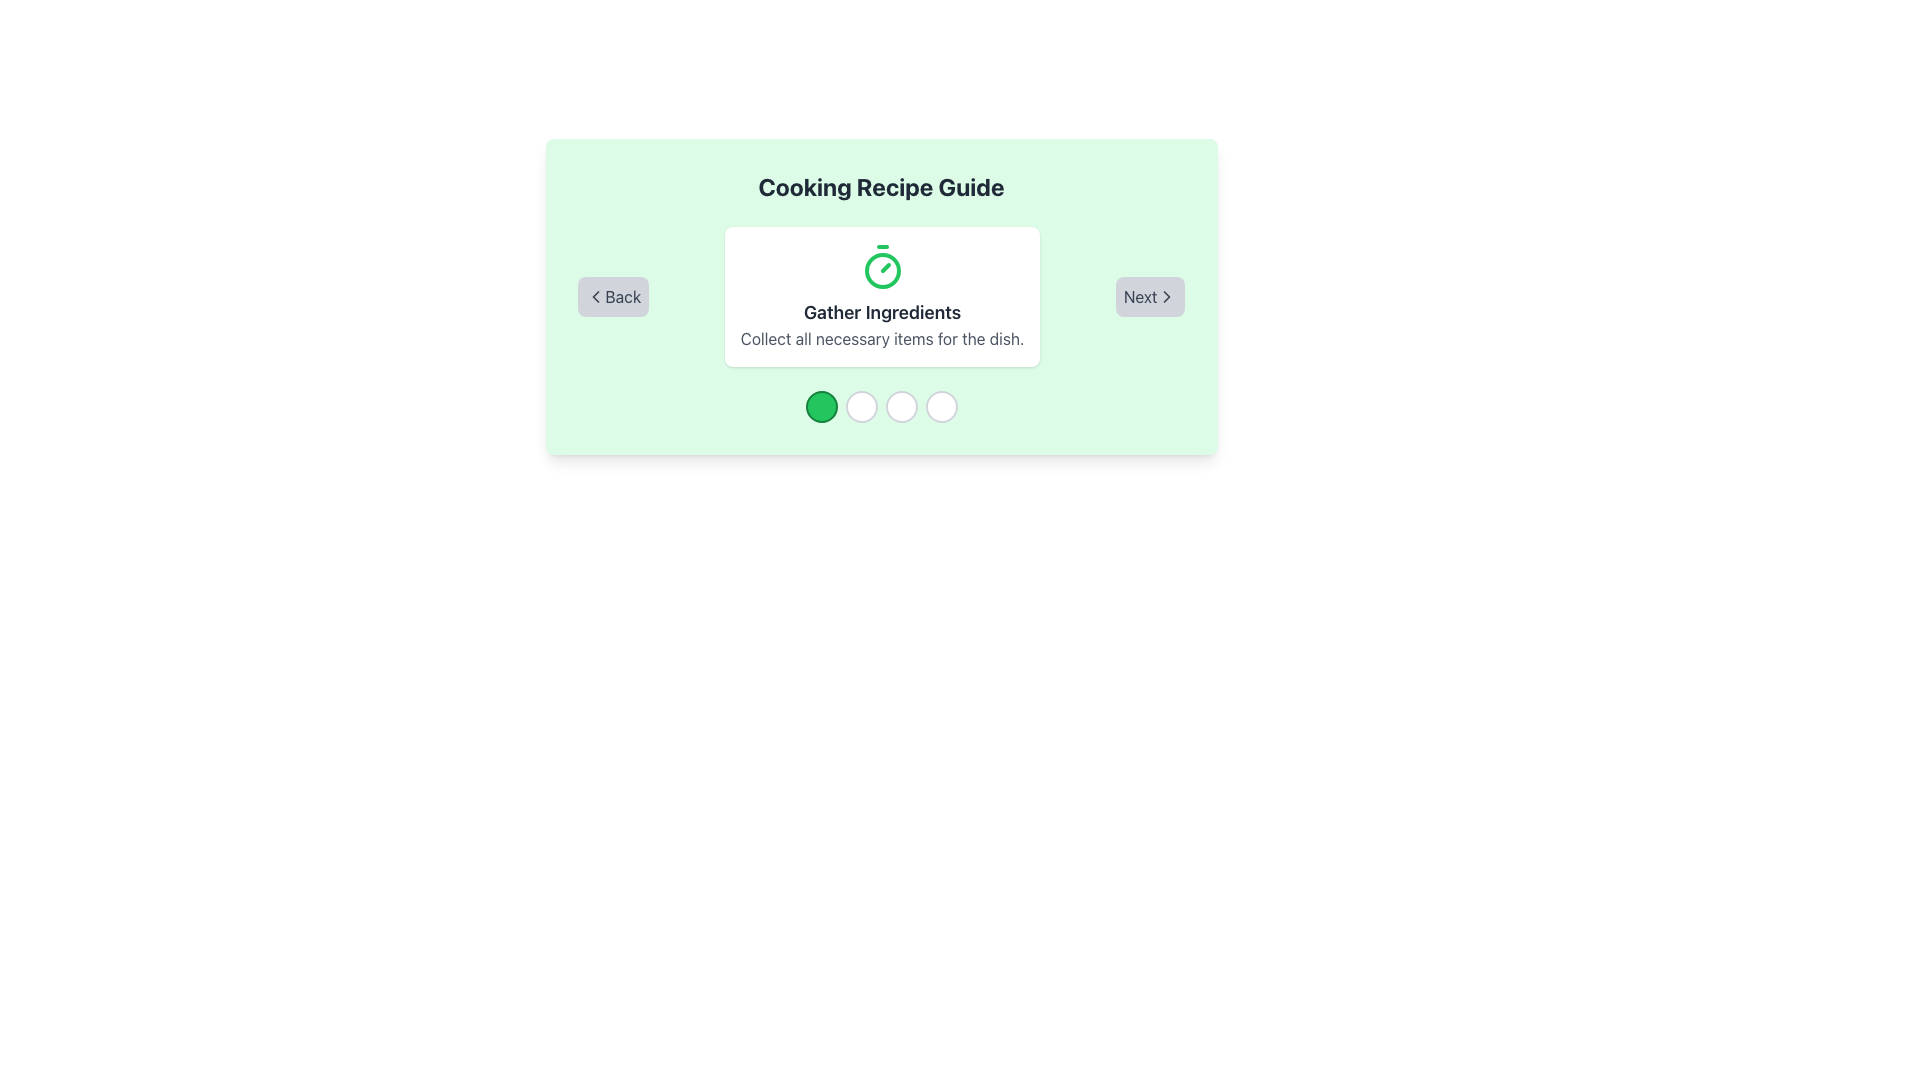 The width and height of the screenshot is (1920, 1080). I want to click on bold text element saying 'Gather Ingredients' that is centrally aligned below the green timer icon and above the description text, so click(881, 312).